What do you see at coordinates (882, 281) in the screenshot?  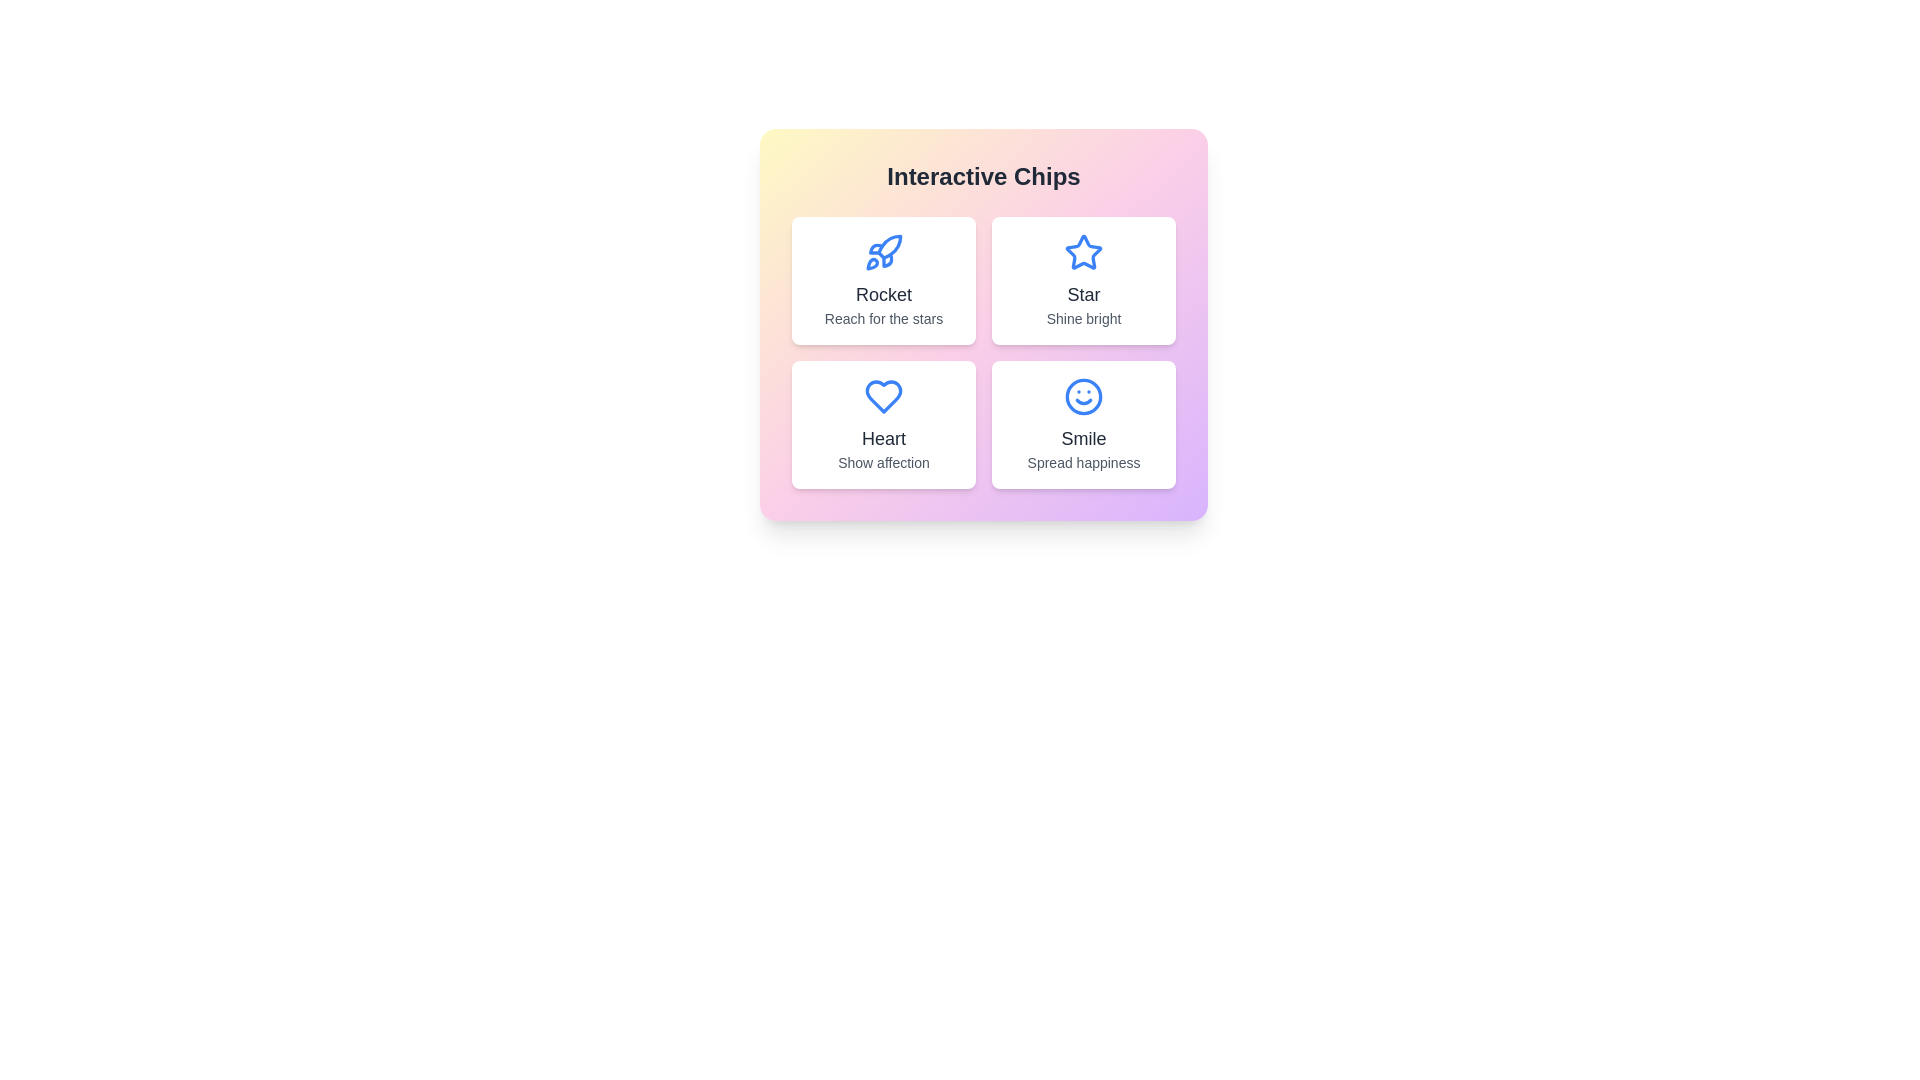 I see `the chip labeled Rocket` at bounding box center [882, 281].